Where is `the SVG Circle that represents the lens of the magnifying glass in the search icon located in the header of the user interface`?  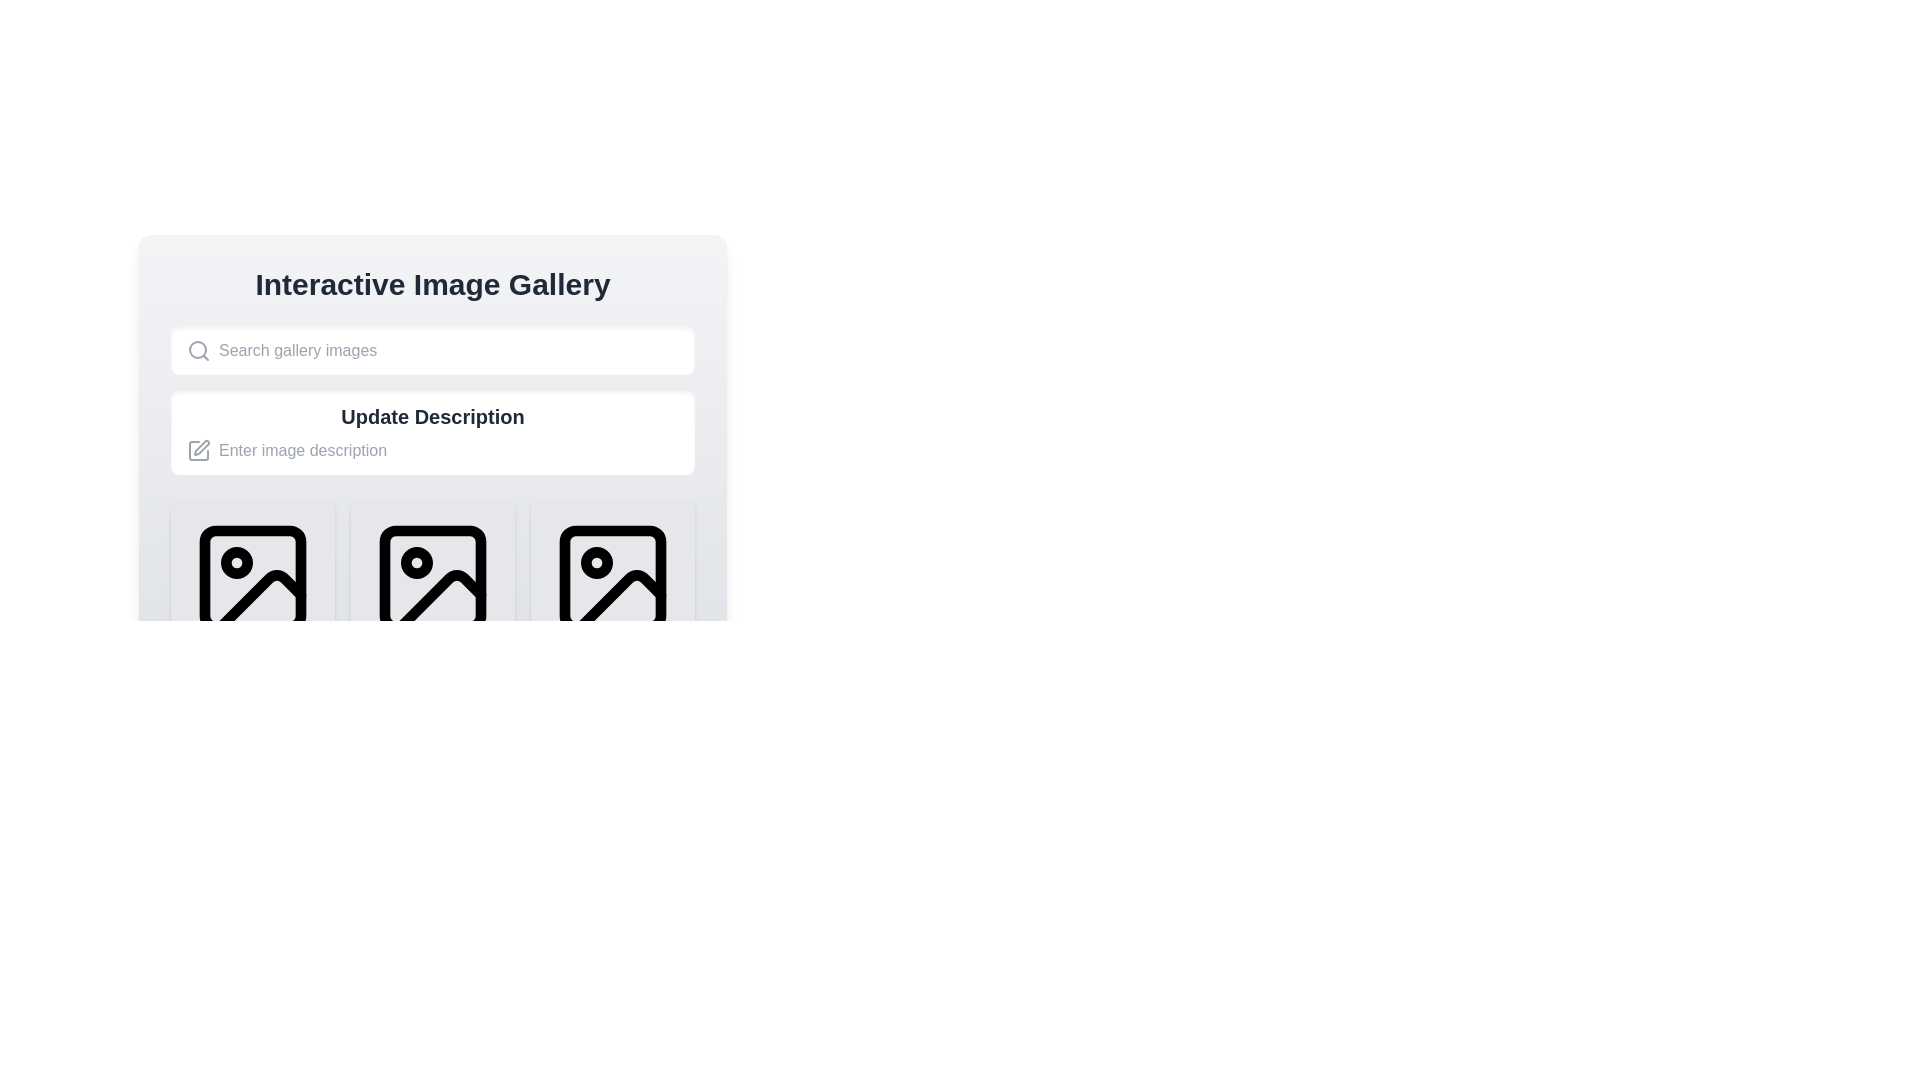 the SVG Circle that represents the lens of the magnifying glass in the search icon located in the header of the user interface is located at coordinates (197, 349).